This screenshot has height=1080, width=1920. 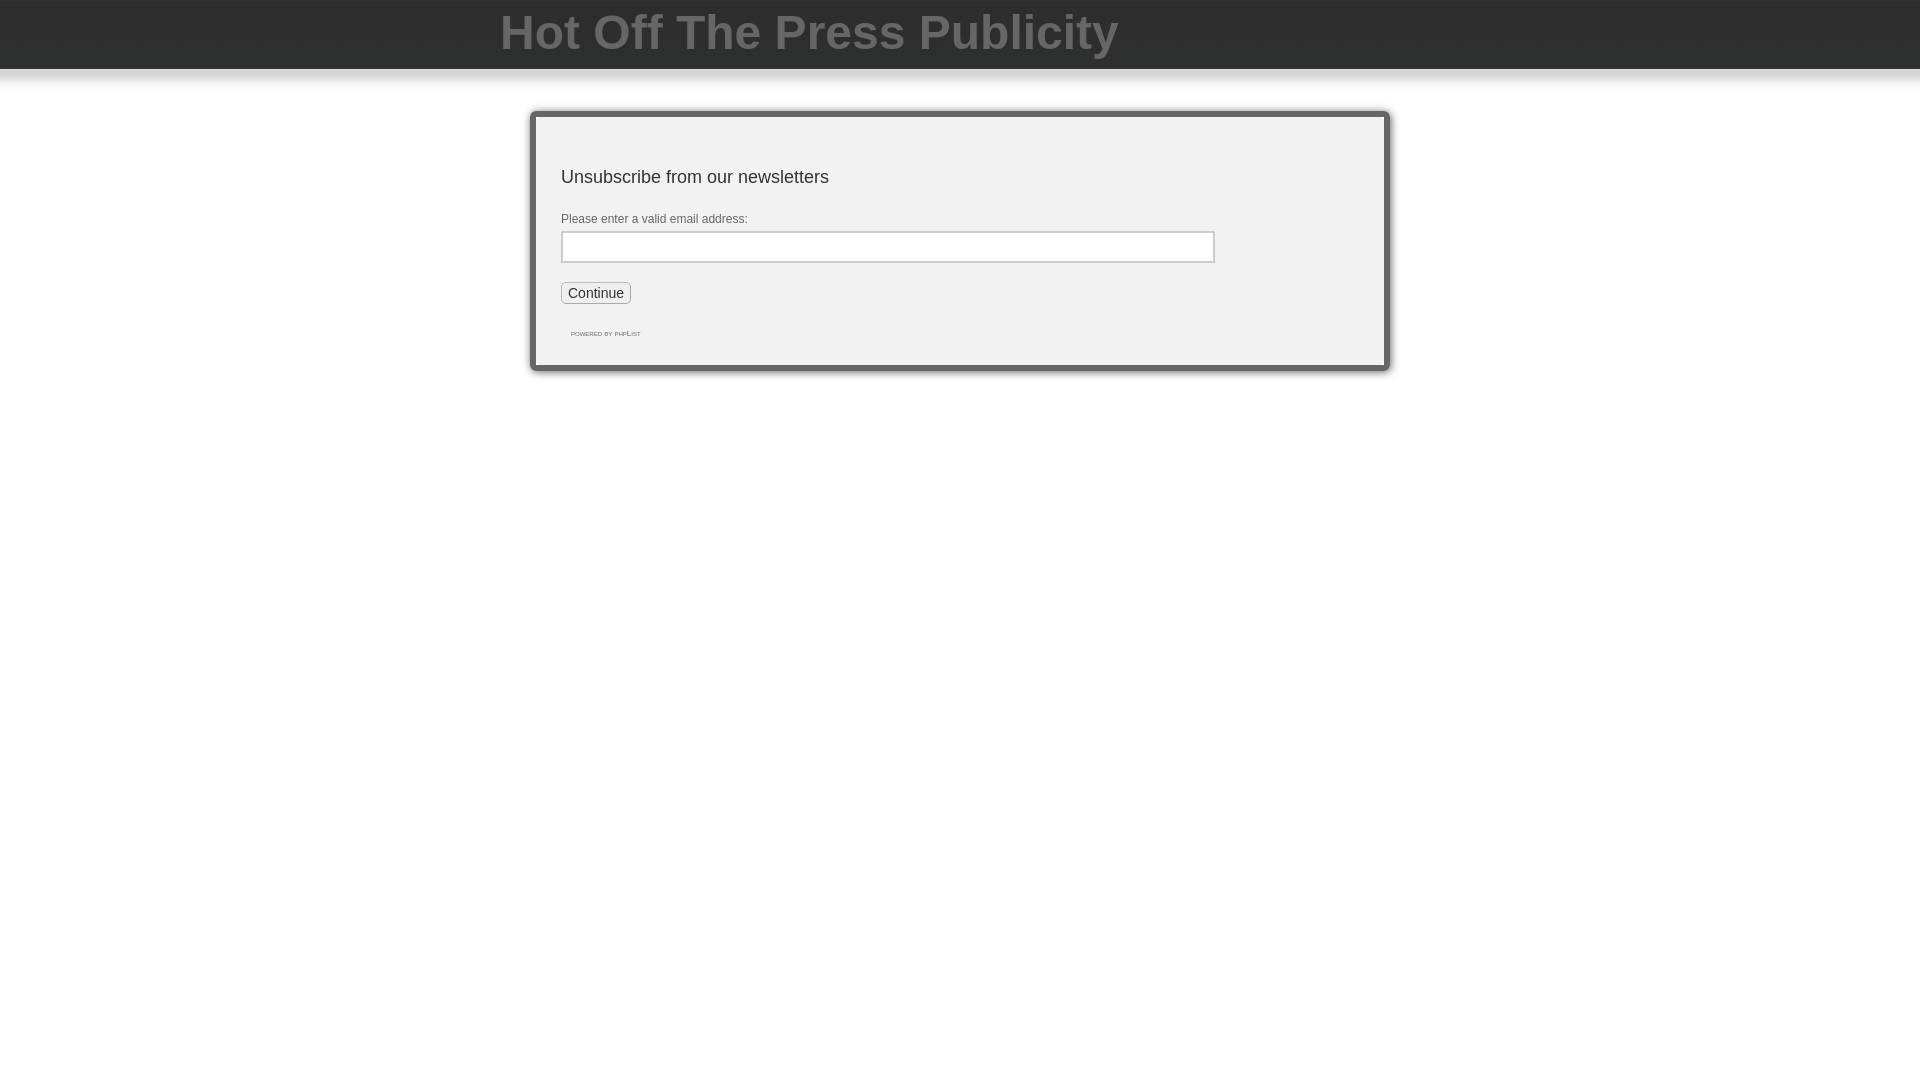 What do you see at coordinates (613, 332) in the screenshot?
I see `'phpList'` at bounding box center [613, 332].